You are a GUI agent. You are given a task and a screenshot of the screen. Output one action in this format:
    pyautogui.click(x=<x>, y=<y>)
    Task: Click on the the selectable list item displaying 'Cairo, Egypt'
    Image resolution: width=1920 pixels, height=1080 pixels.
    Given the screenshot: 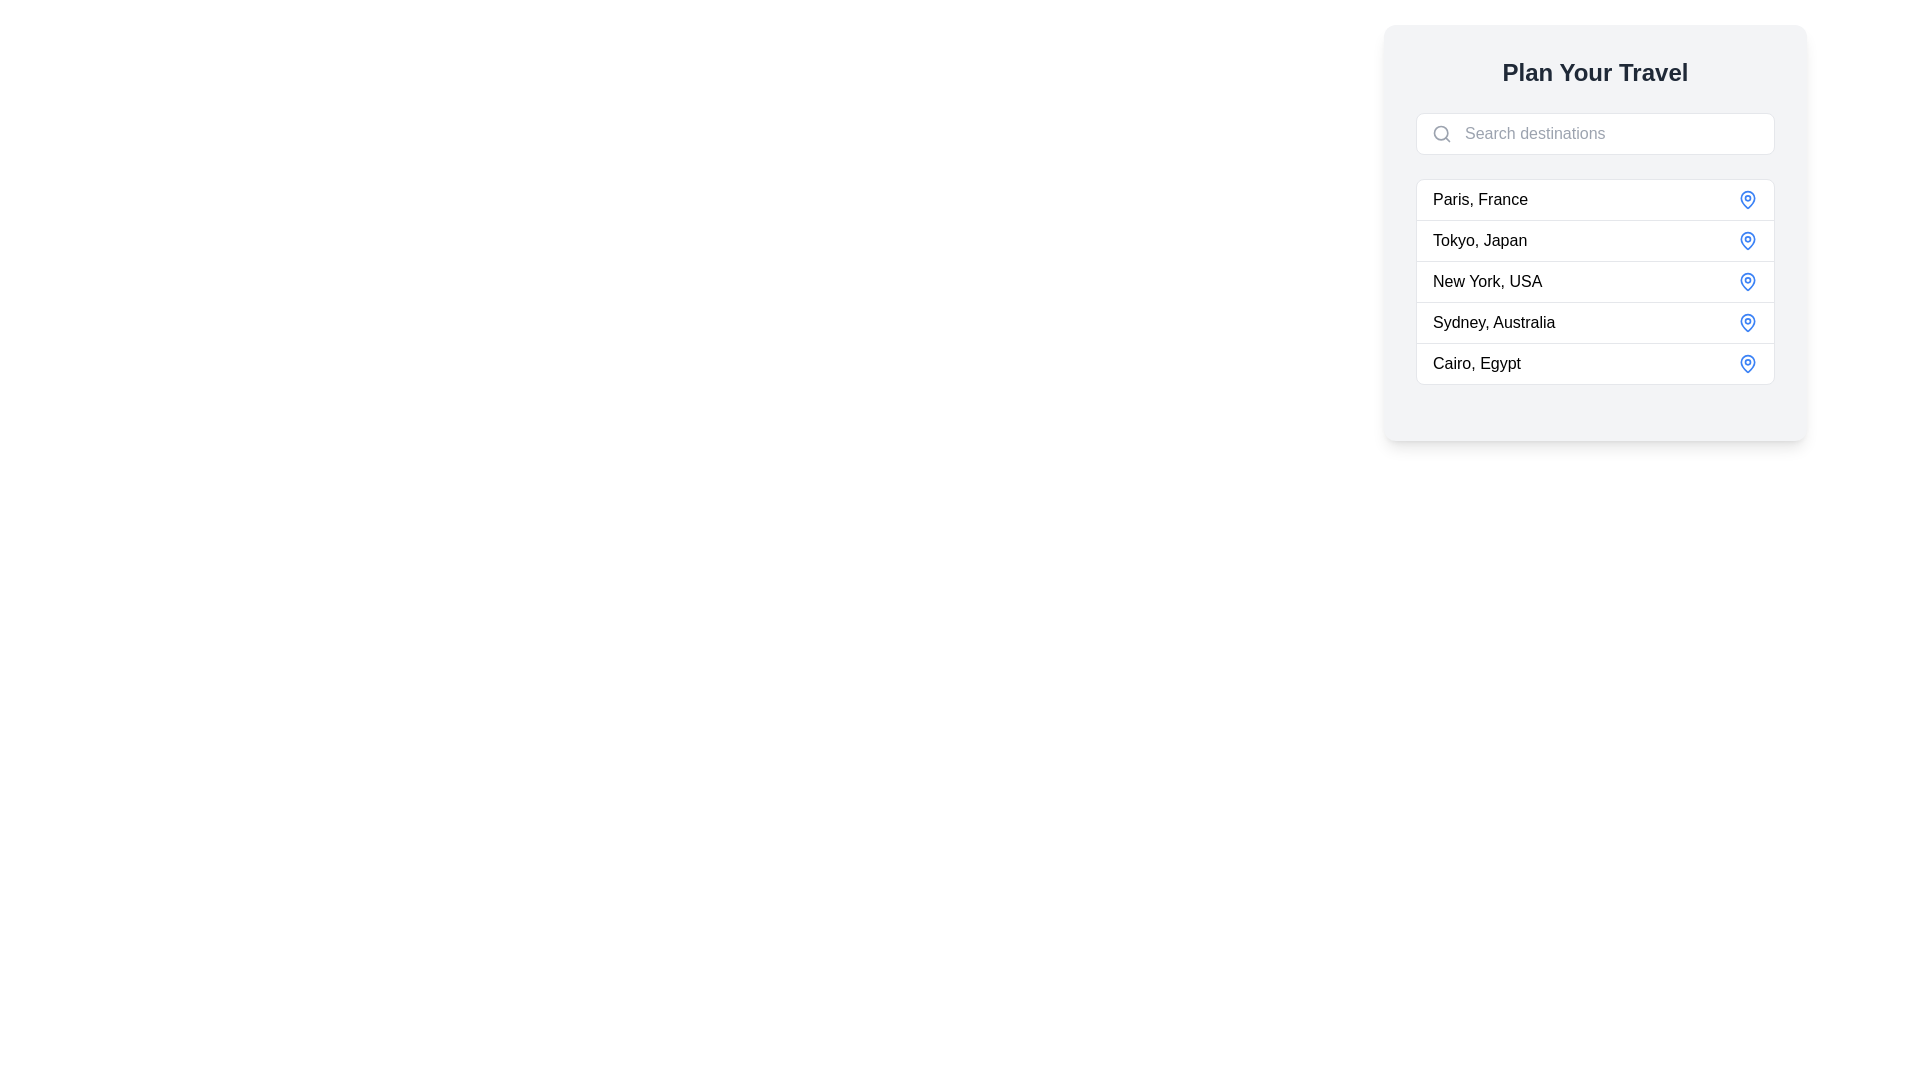 What is the action you would take?
    pyautogui.click(x=1594, y=363)
    